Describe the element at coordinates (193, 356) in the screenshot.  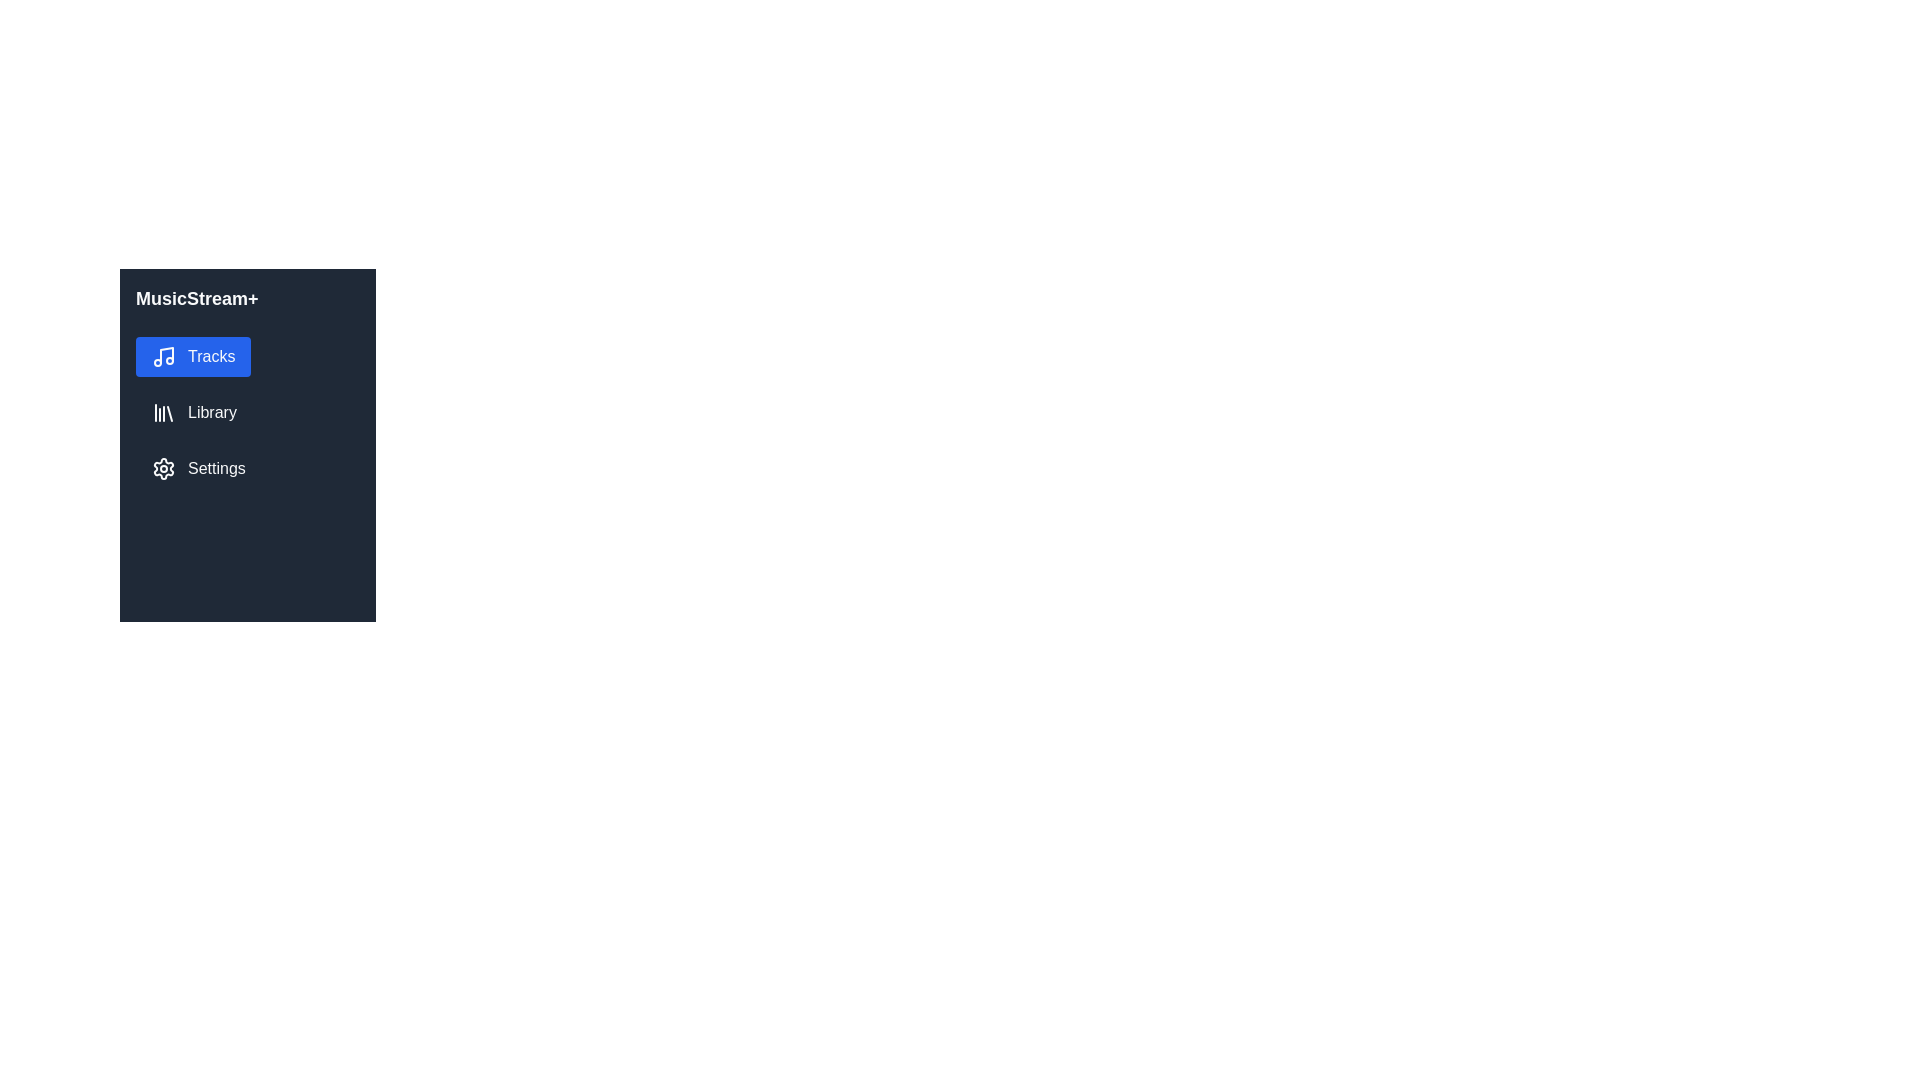
I see `the blue 'Tracks' button with a music note icon, located in the sidebar just below the 'MusicStream+' title` at that location.